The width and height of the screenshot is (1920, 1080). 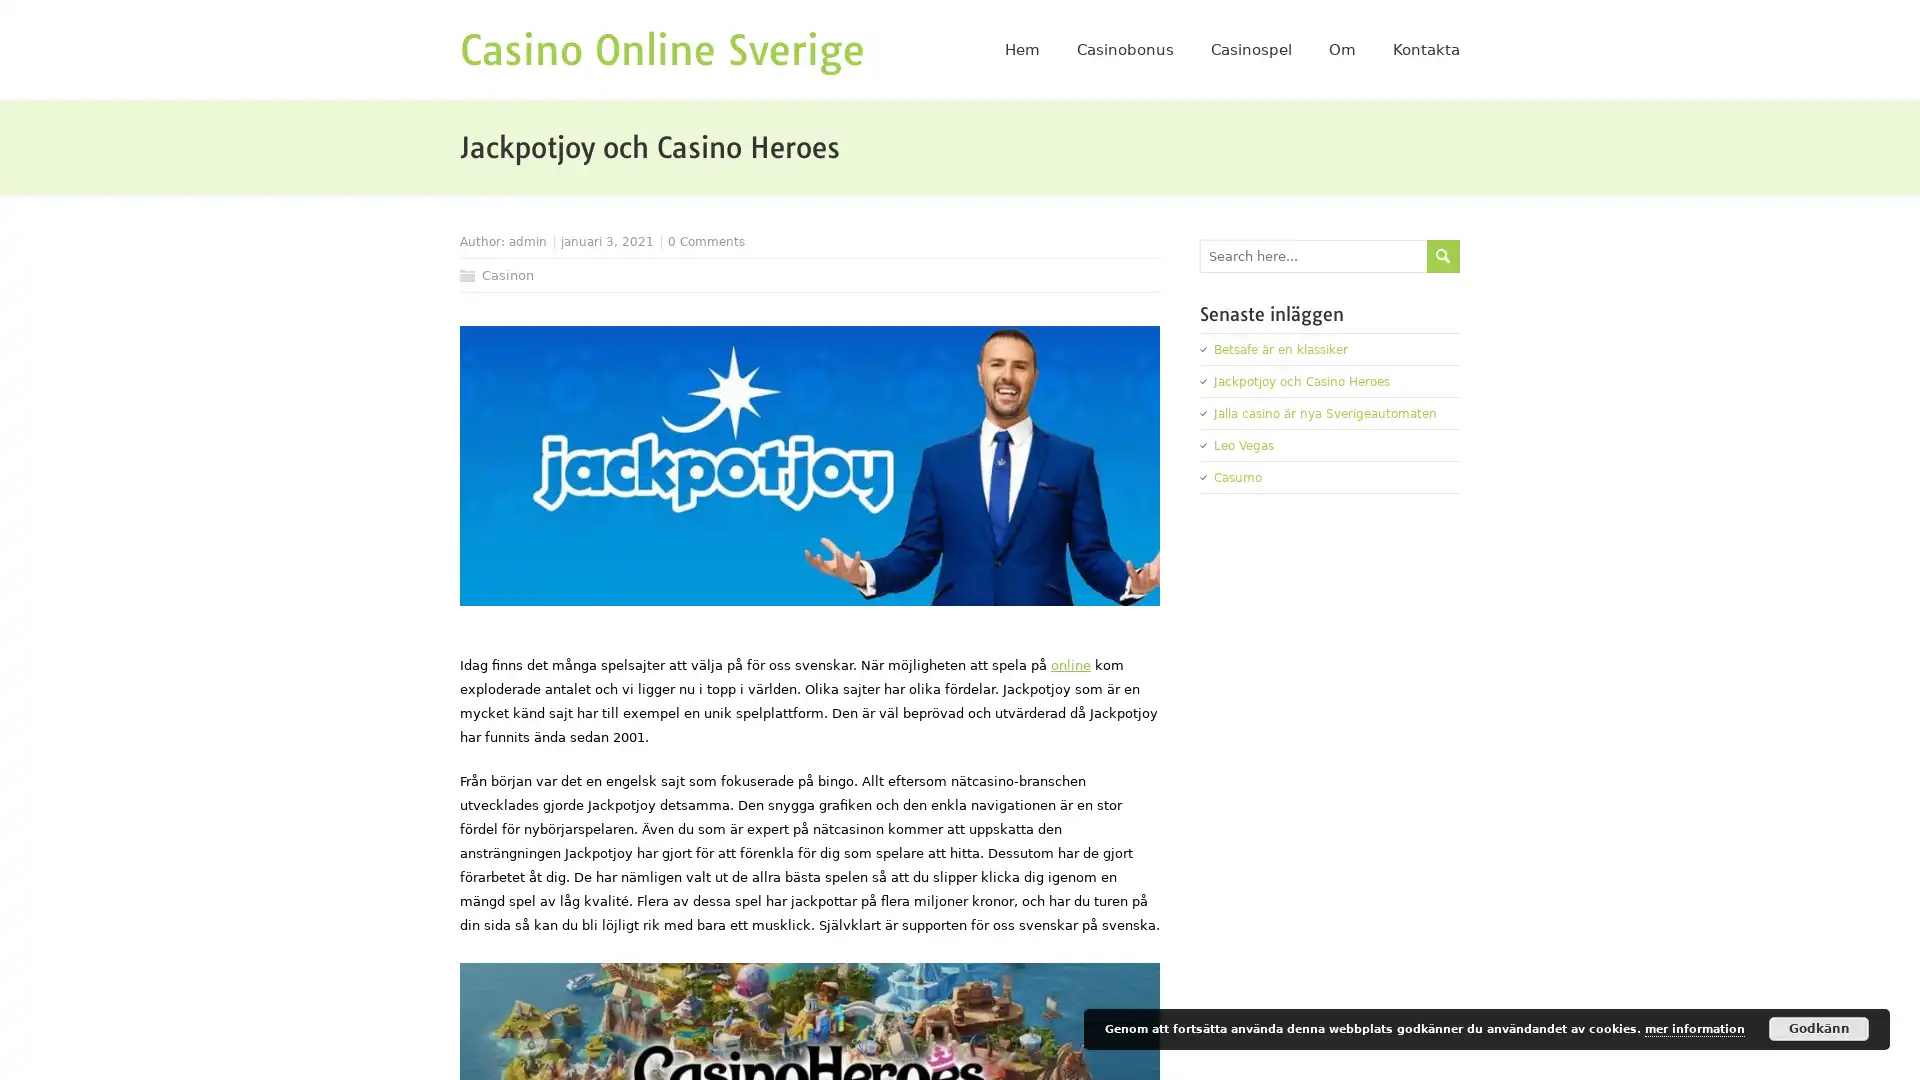 What do you see at coordinates (1443, 254) in the screenshot?
I see `send` at bounding box center [1443, 254].